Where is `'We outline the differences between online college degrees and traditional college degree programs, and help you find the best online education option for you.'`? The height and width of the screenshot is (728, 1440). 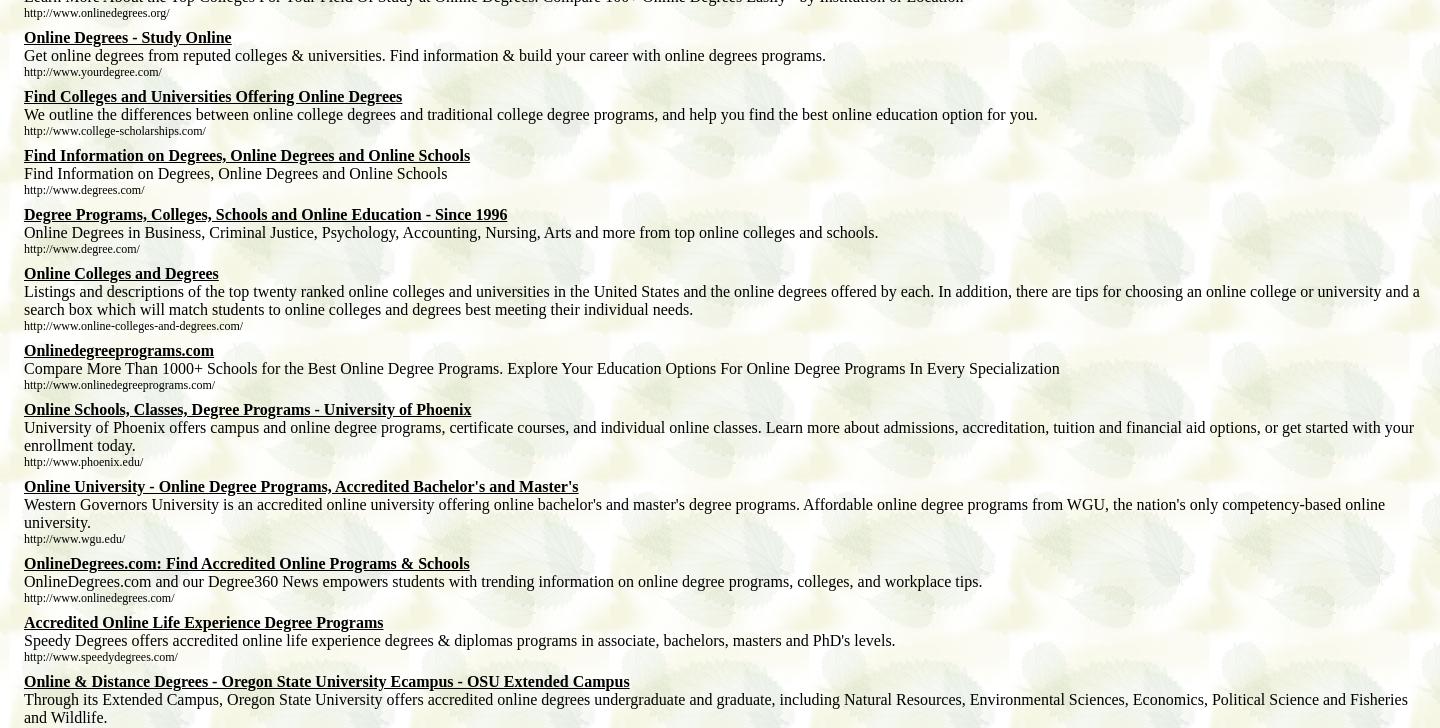
'We outline the differences between online college degrees and traditional college degree programs, and help you find the best online education option for you.' is located at coordinates (23, 114).